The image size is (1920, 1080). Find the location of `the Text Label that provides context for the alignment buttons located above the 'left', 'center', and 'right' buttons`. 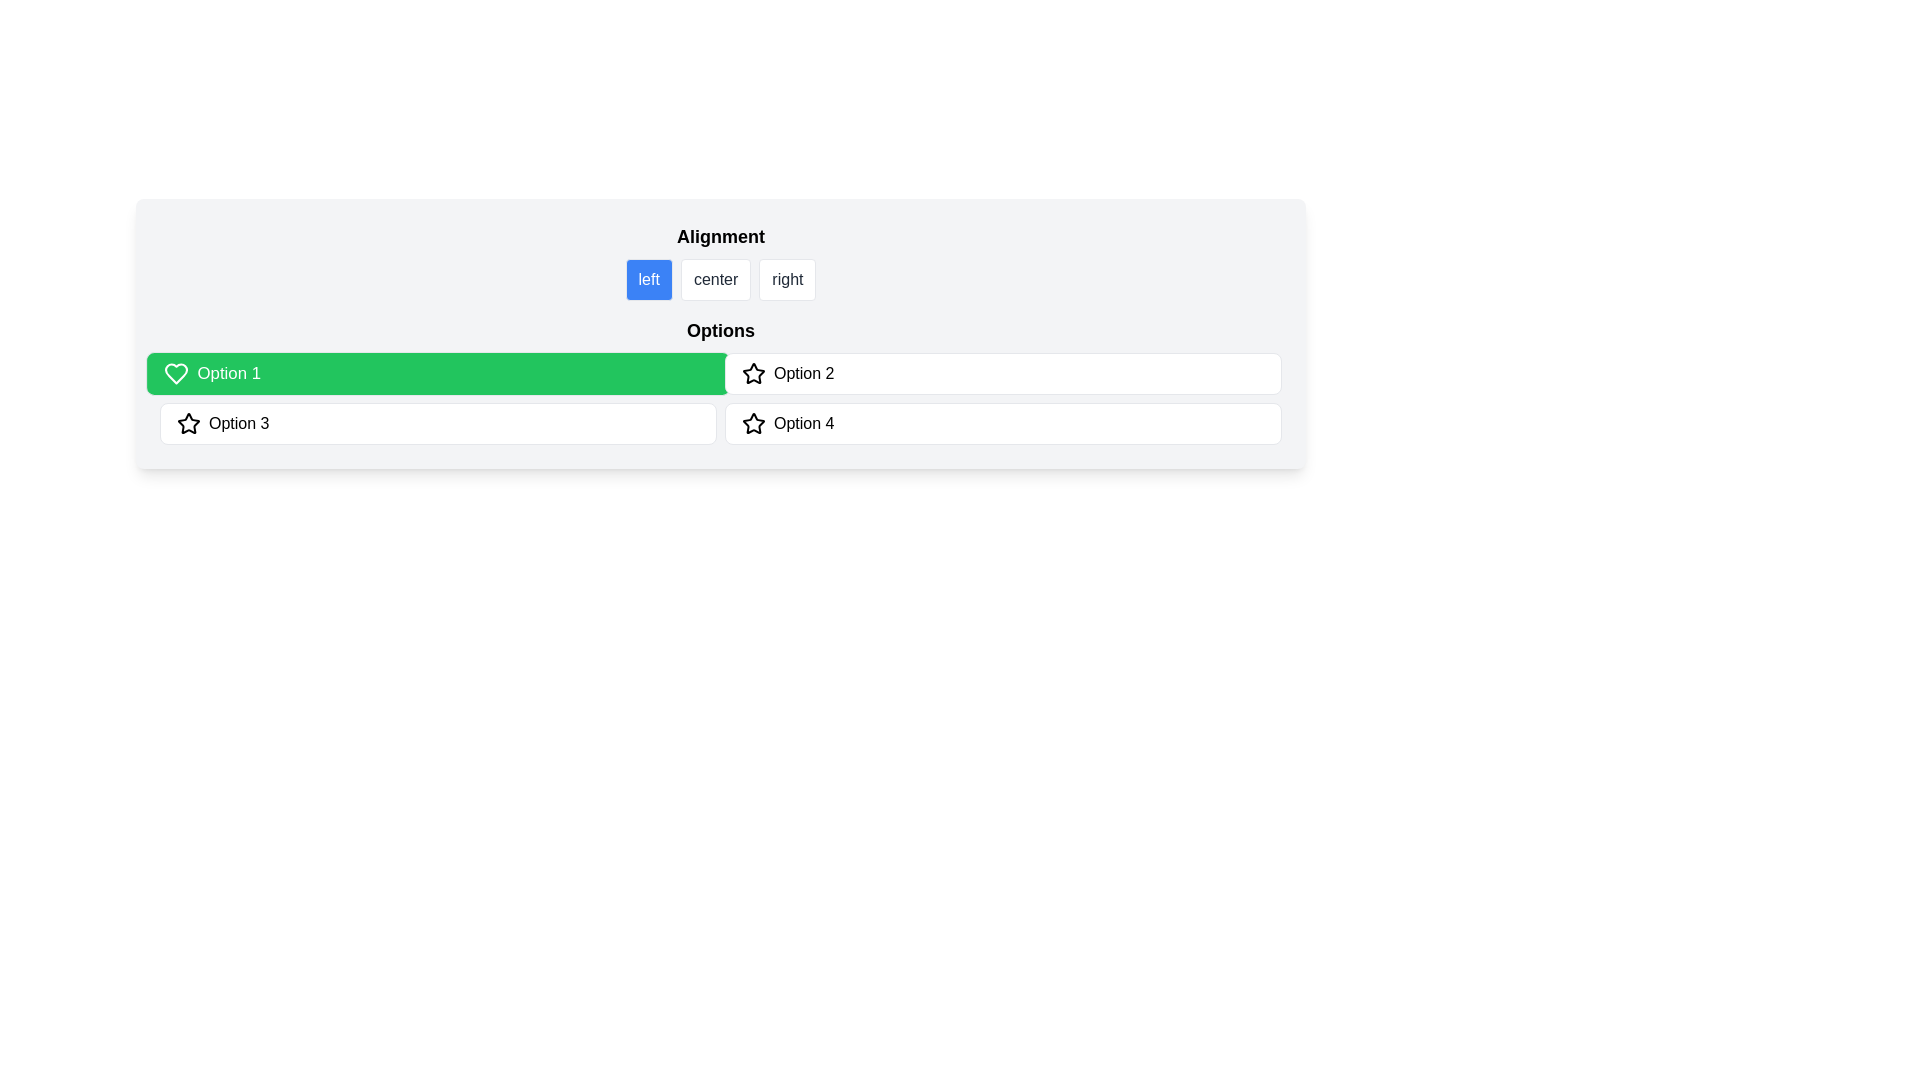

the Text Label that provides context for the alignment buttons located above the 'left', 'center', and 'right' buttons is located at coordinates (720, 235).